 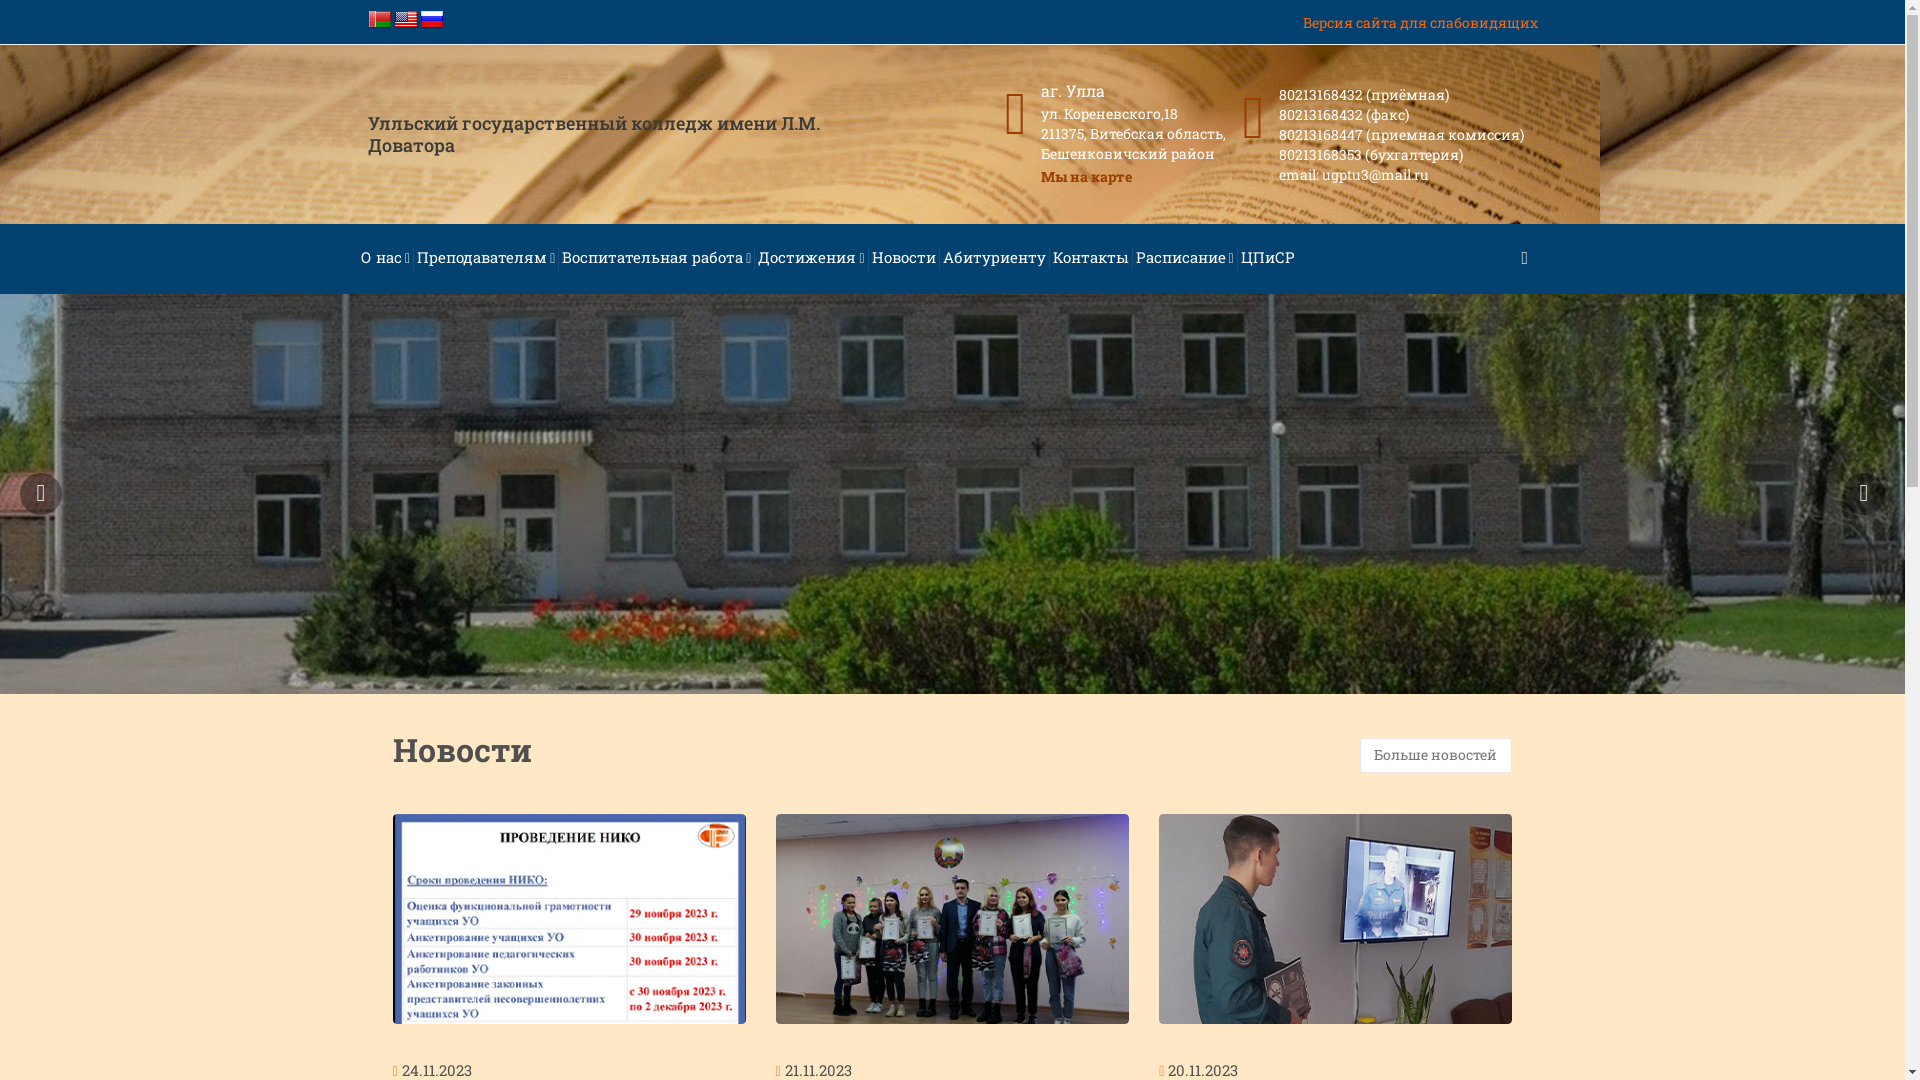 What do you see at coordinates (393, 19) in the screenshot?
I see `'English'` at bounding box center [393, 19].